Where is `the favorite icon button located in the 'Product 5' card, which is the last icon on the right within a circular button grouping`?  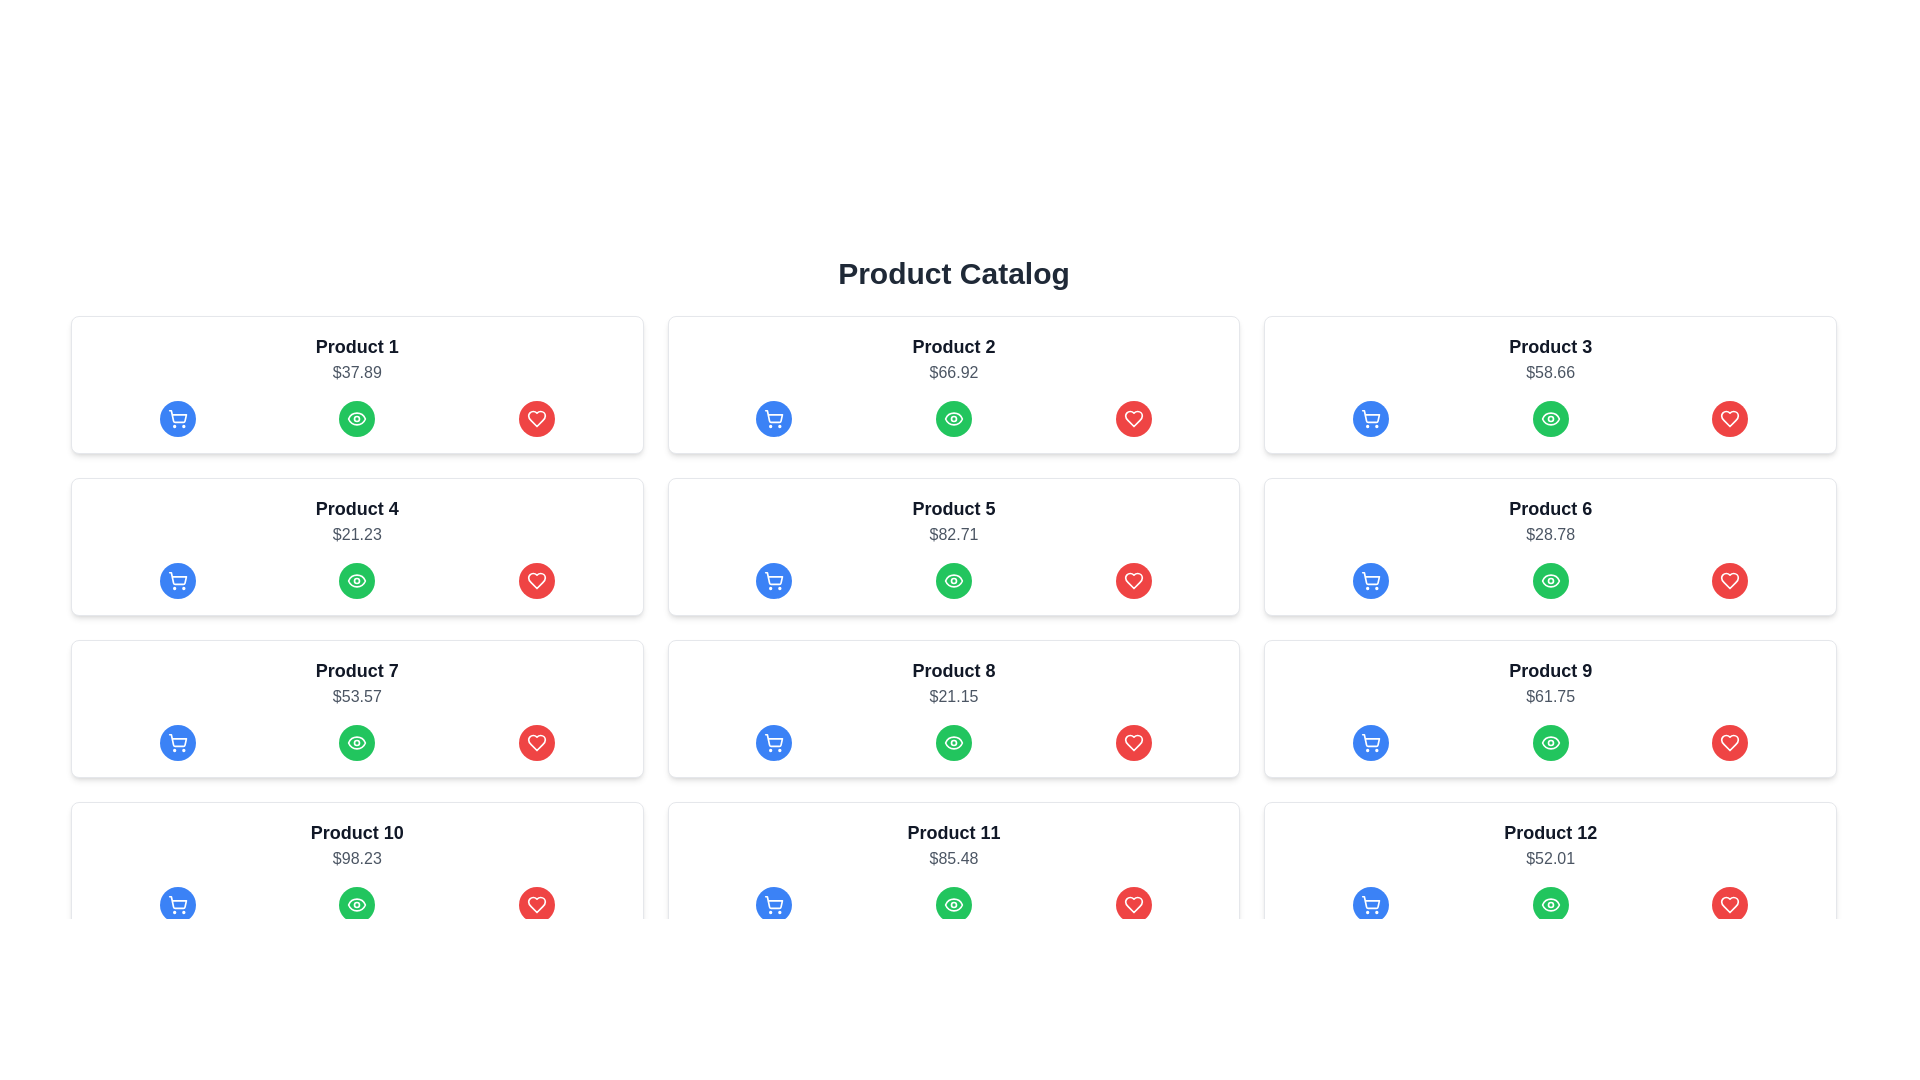 the favorite icon button located in the 'Product 5' card, which is the last icon on the right within a circular button grouping is located at coordinates (1133, 581).